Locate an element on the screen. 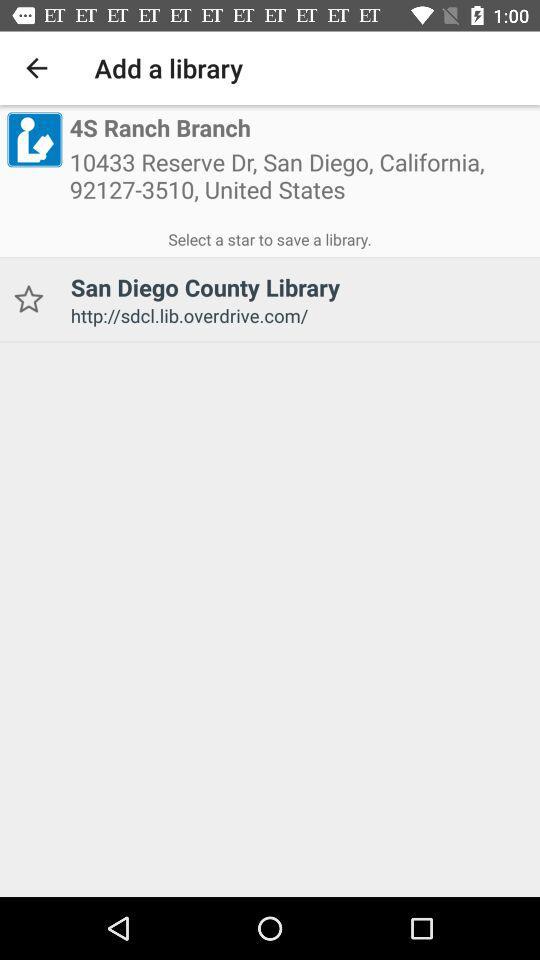  the icon below select a star is located at coordinates (27, 298).